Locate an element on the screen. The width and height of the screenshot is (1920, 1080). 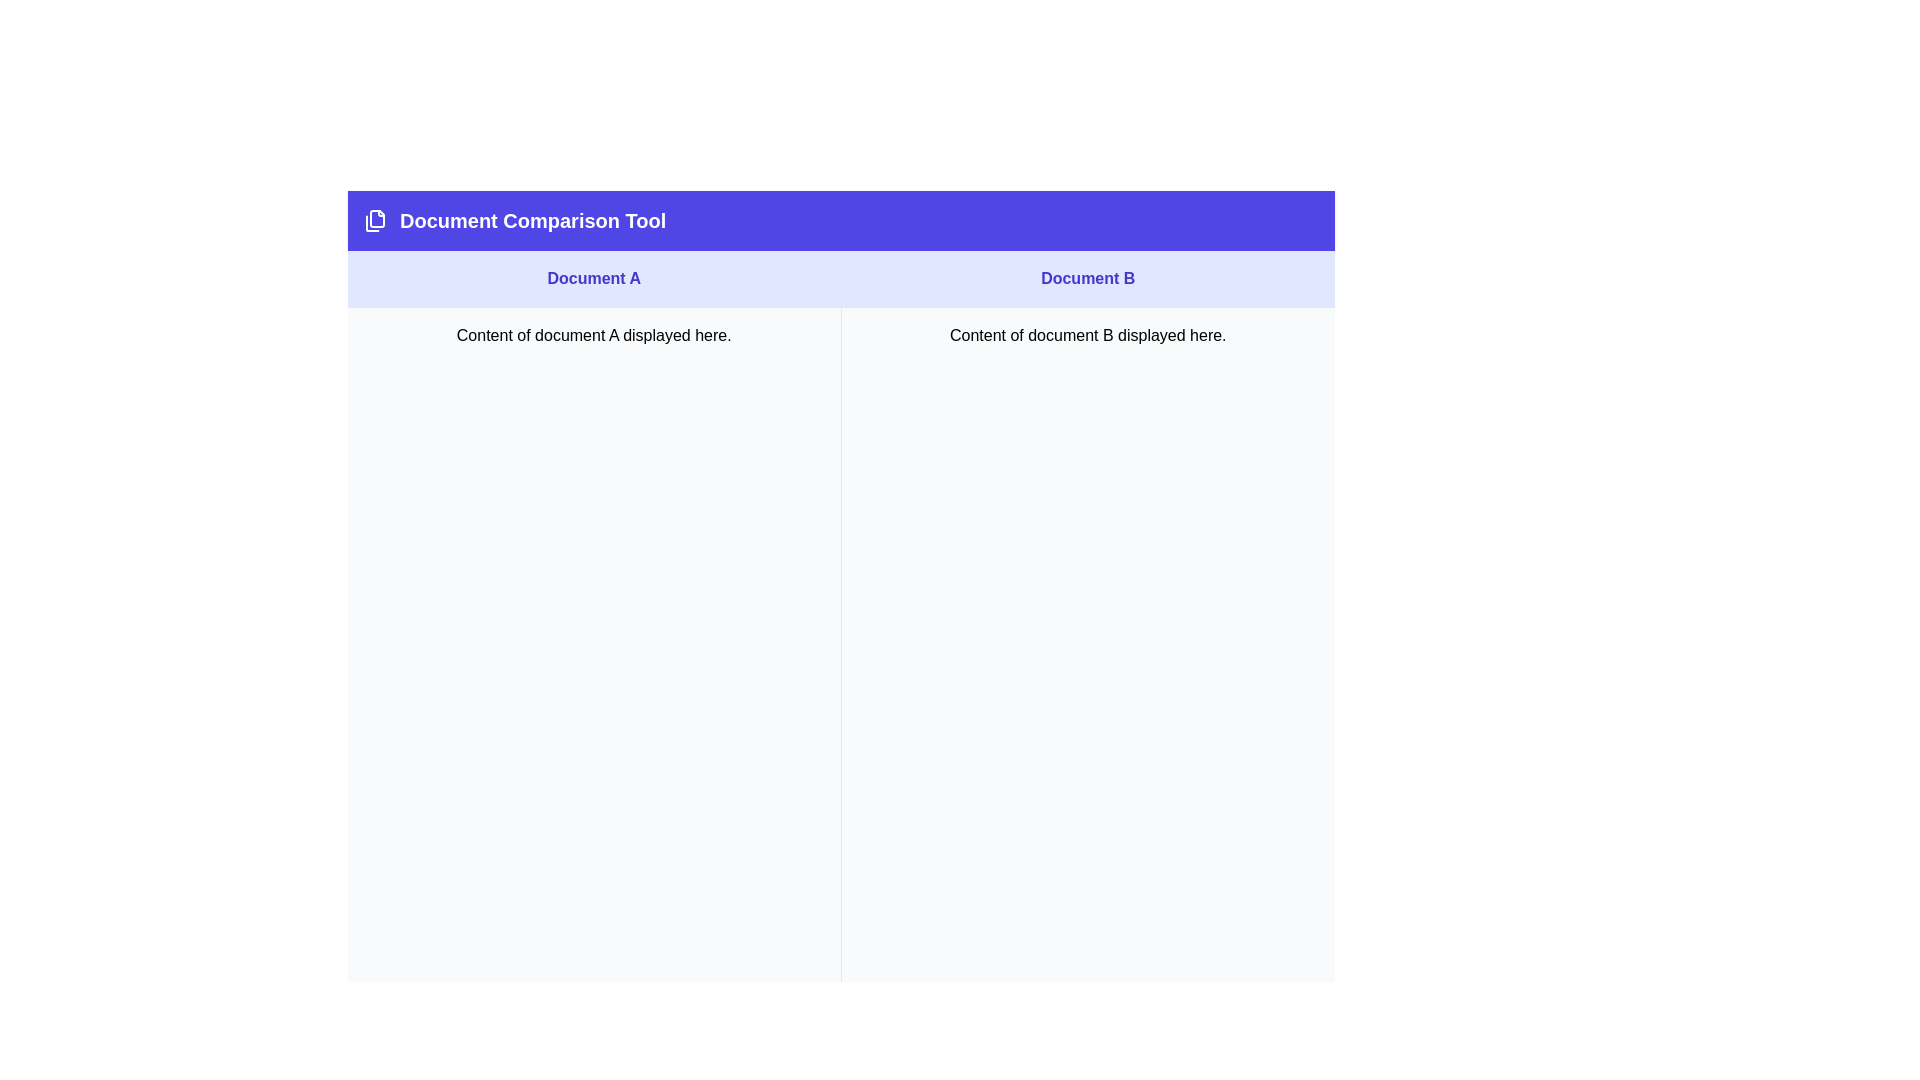
the document icon located at the leftmost side of the purple header band, preceding the text 'Document Comparison Tool' is located at coordinates (375, 220).